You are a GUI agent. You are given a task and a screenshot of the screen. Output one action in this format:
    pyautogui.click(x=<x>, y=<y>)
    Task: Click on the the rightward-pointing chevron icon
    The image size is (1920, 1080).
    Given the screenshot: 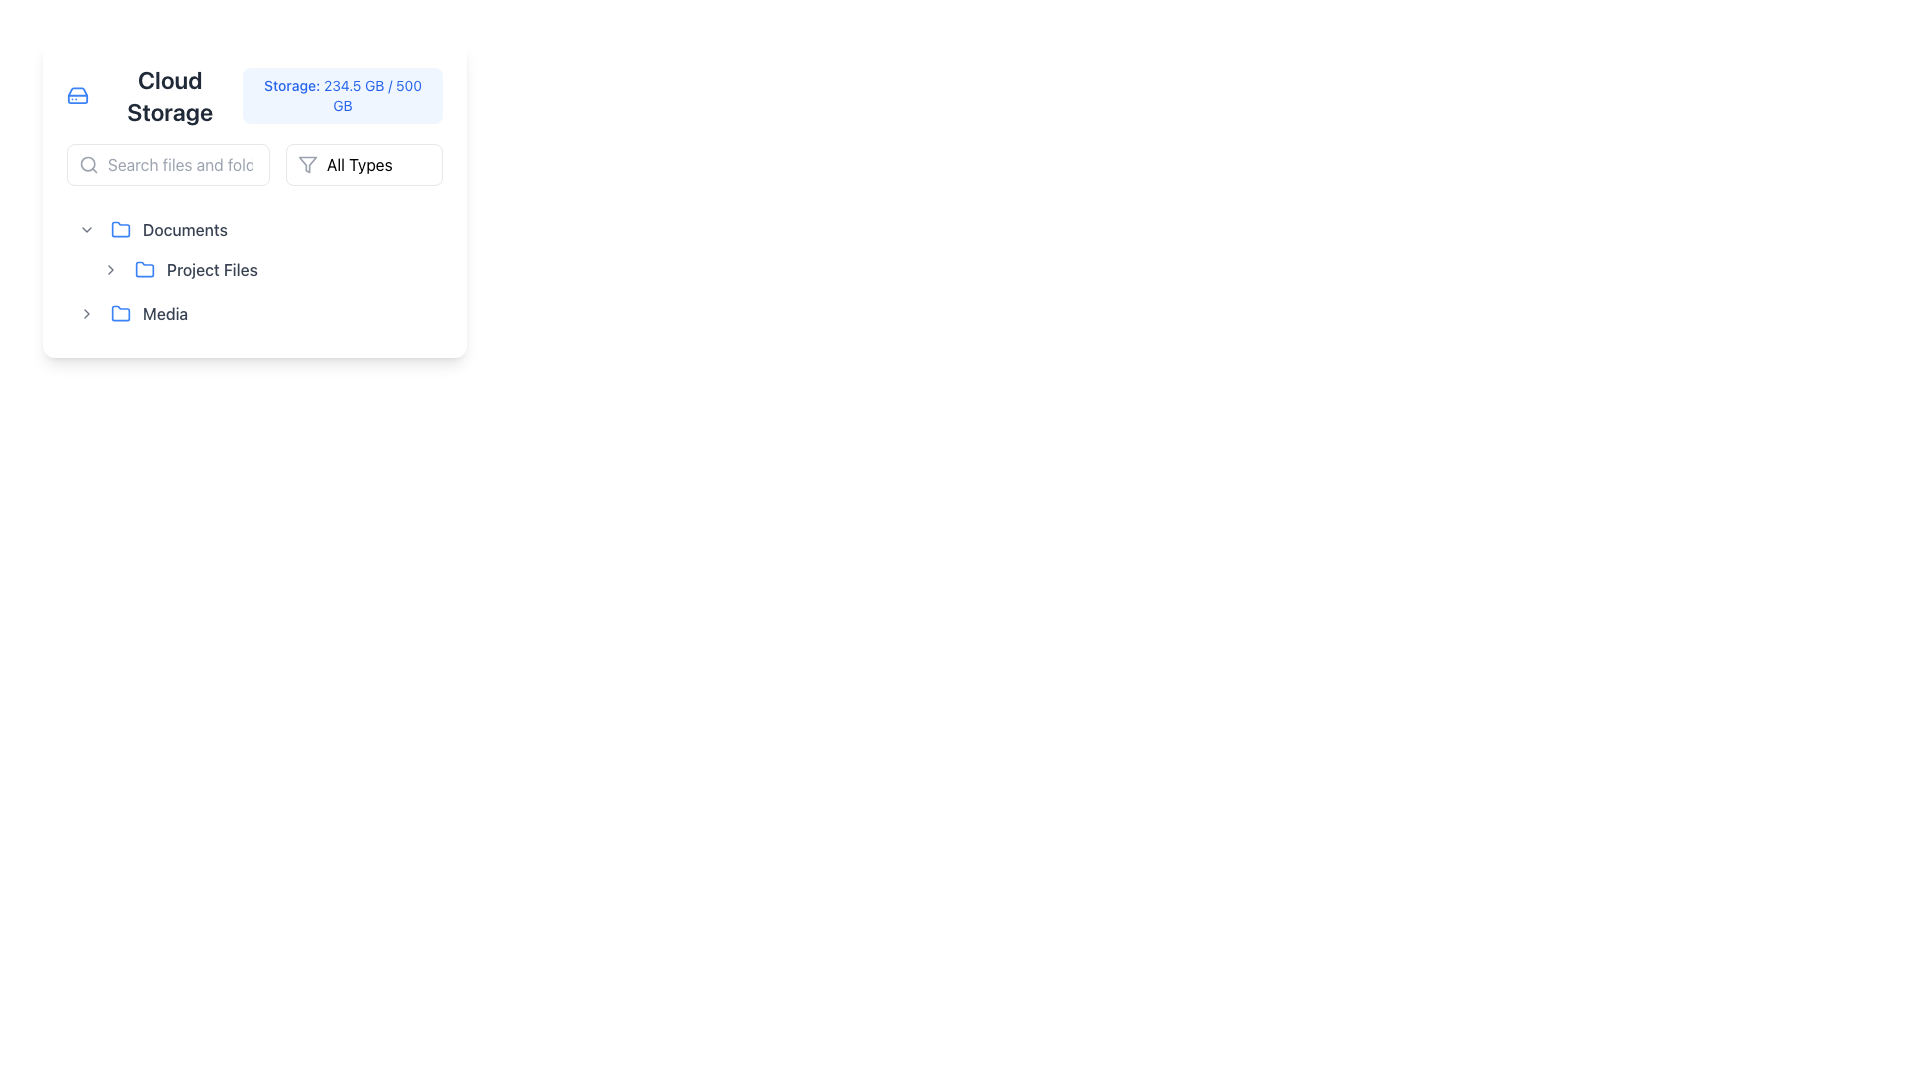 What is the action you would take?
    pyautogui.click(x=85, y=313)
    